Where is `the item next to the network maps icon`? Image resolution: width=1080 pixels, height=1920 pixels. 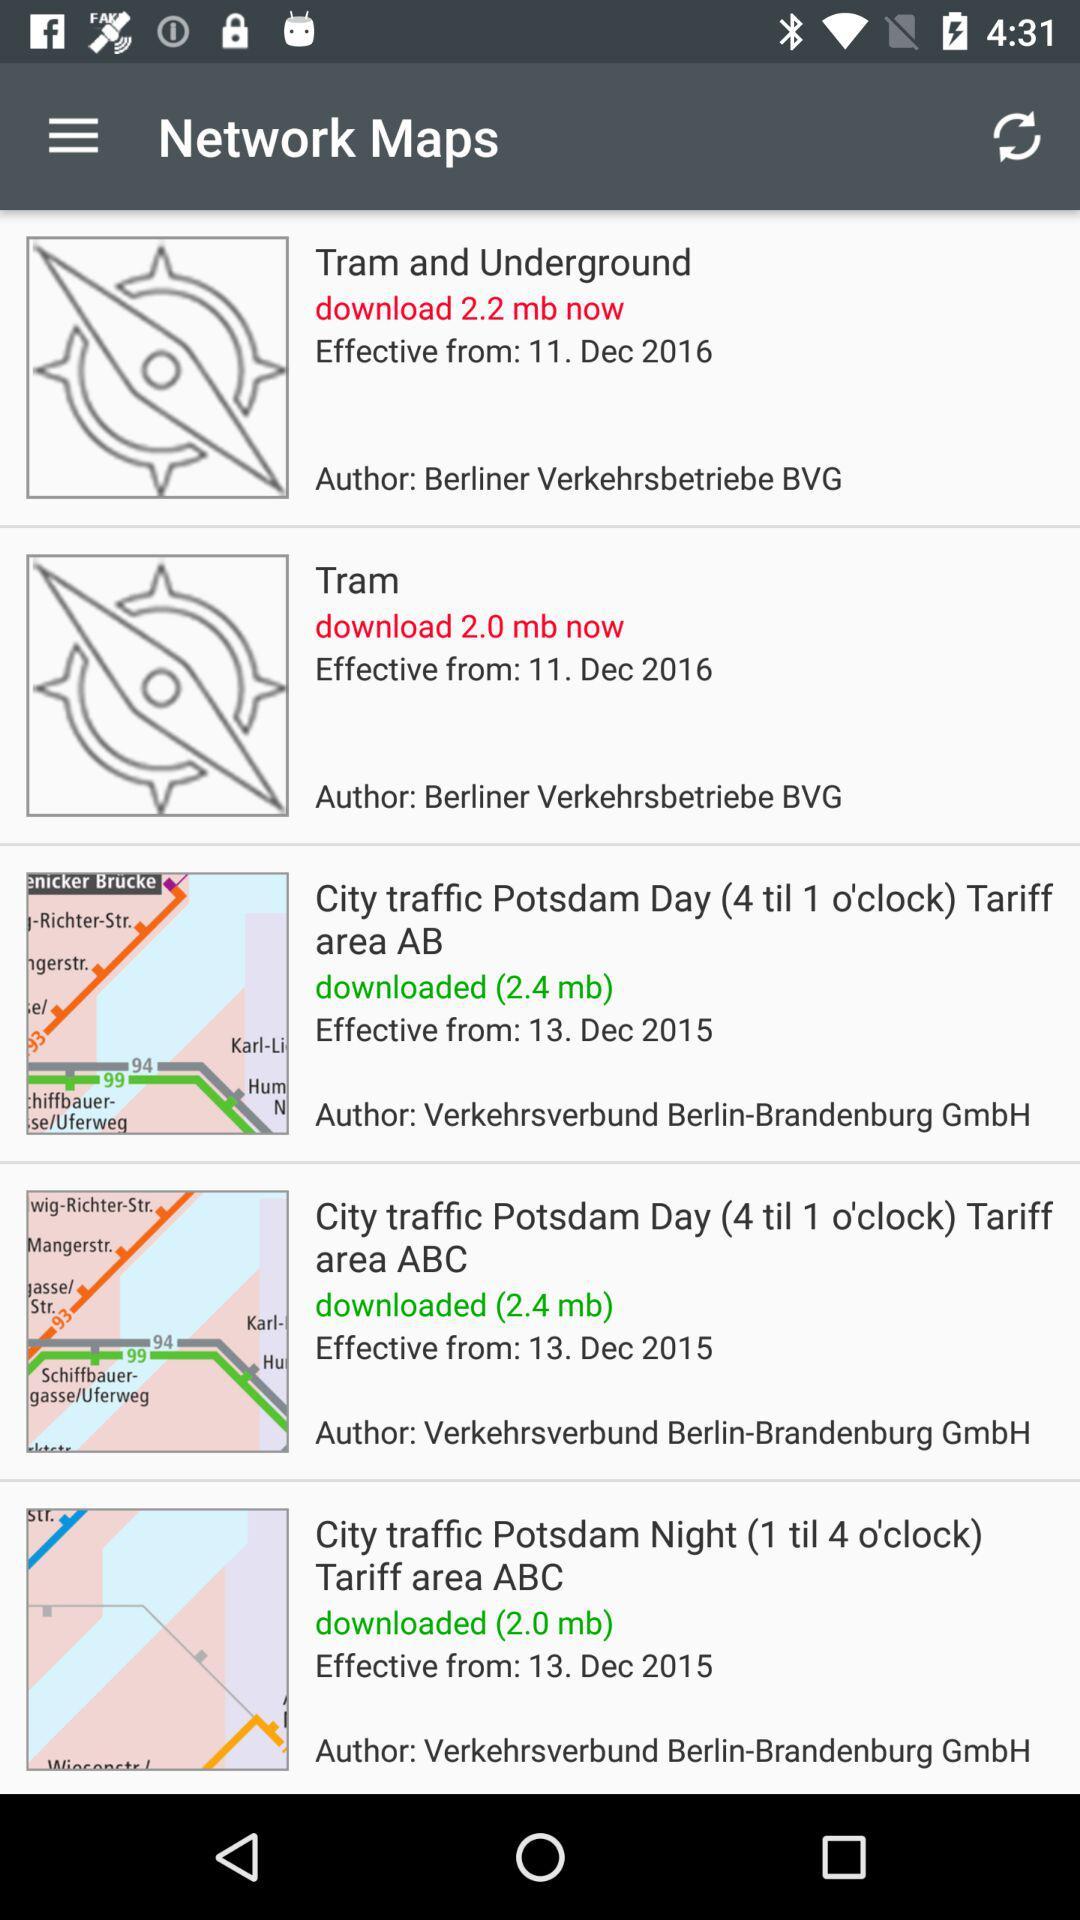 the item next to the network maps icon is located at coordinates (1017, 135).